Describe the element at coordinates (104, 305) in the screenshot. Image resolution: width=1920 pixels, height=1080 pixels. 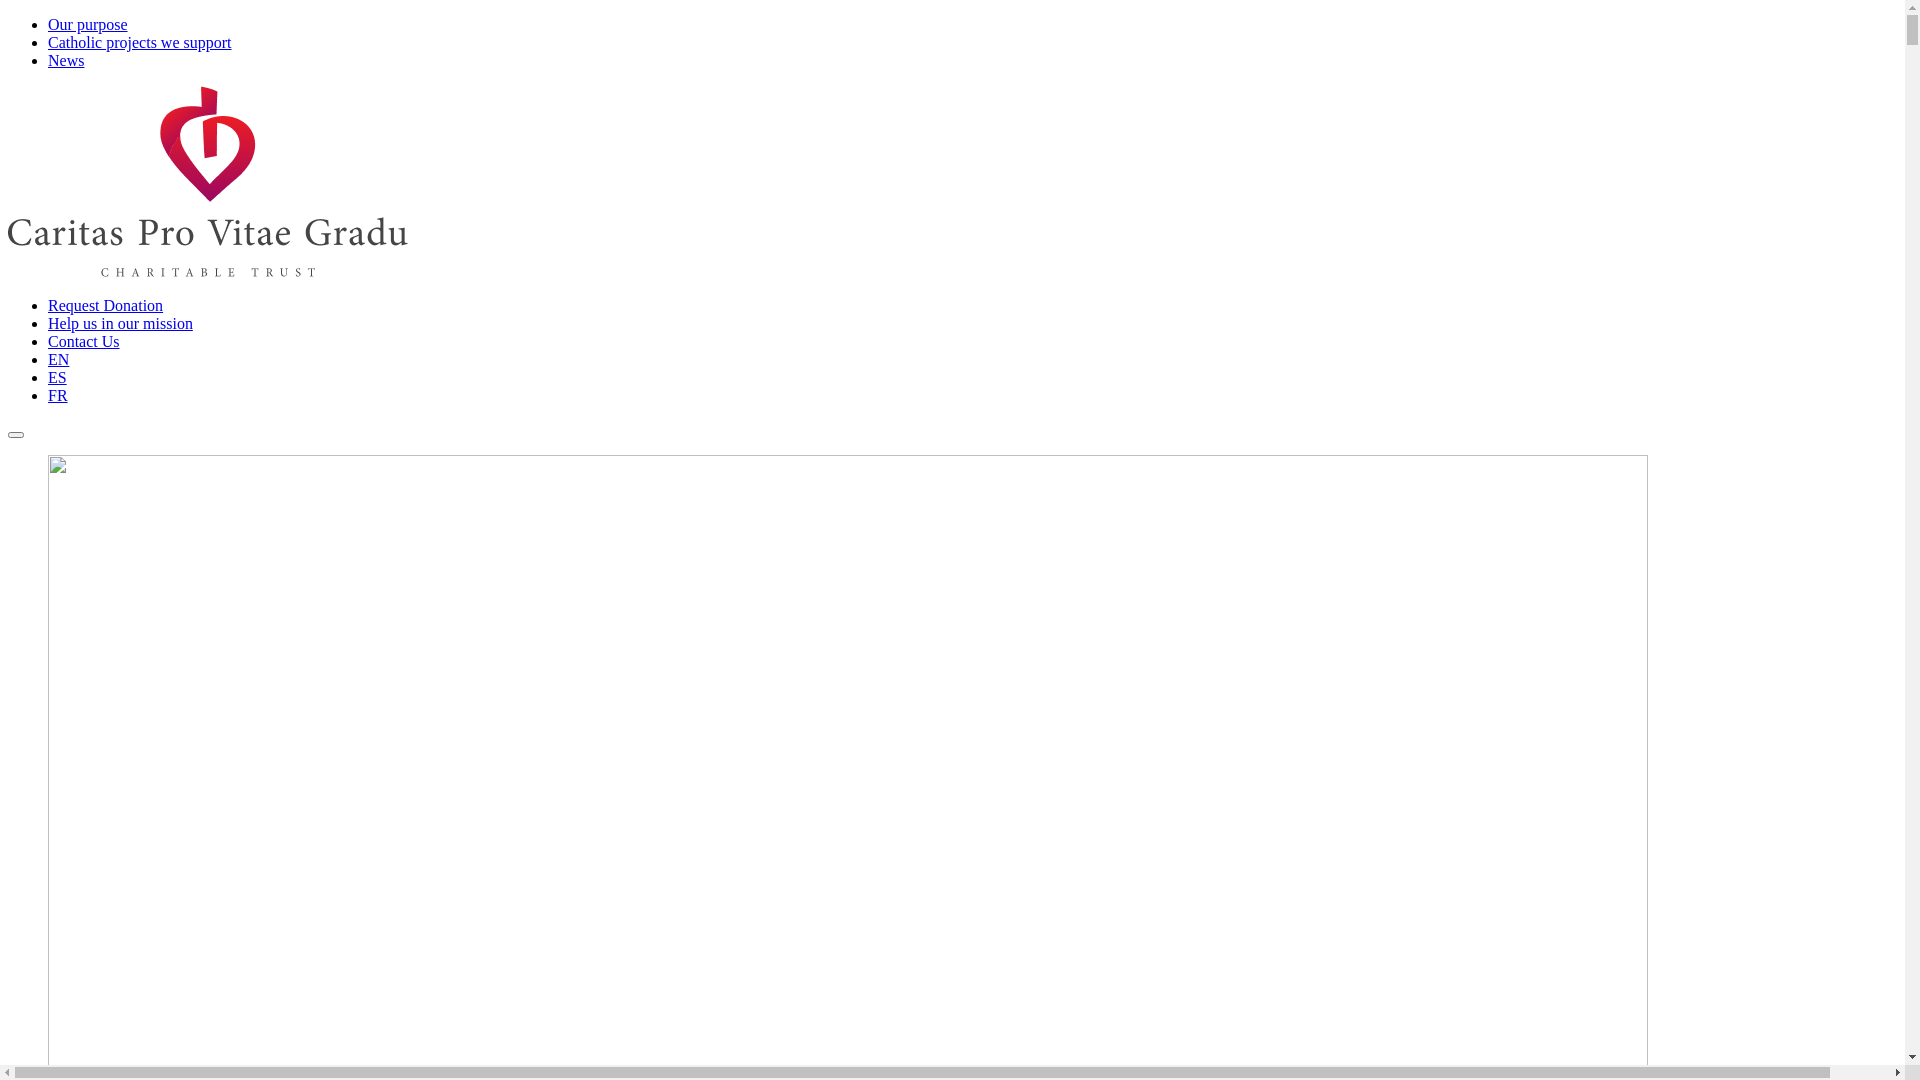
I see `'Request Donation'` at that location.